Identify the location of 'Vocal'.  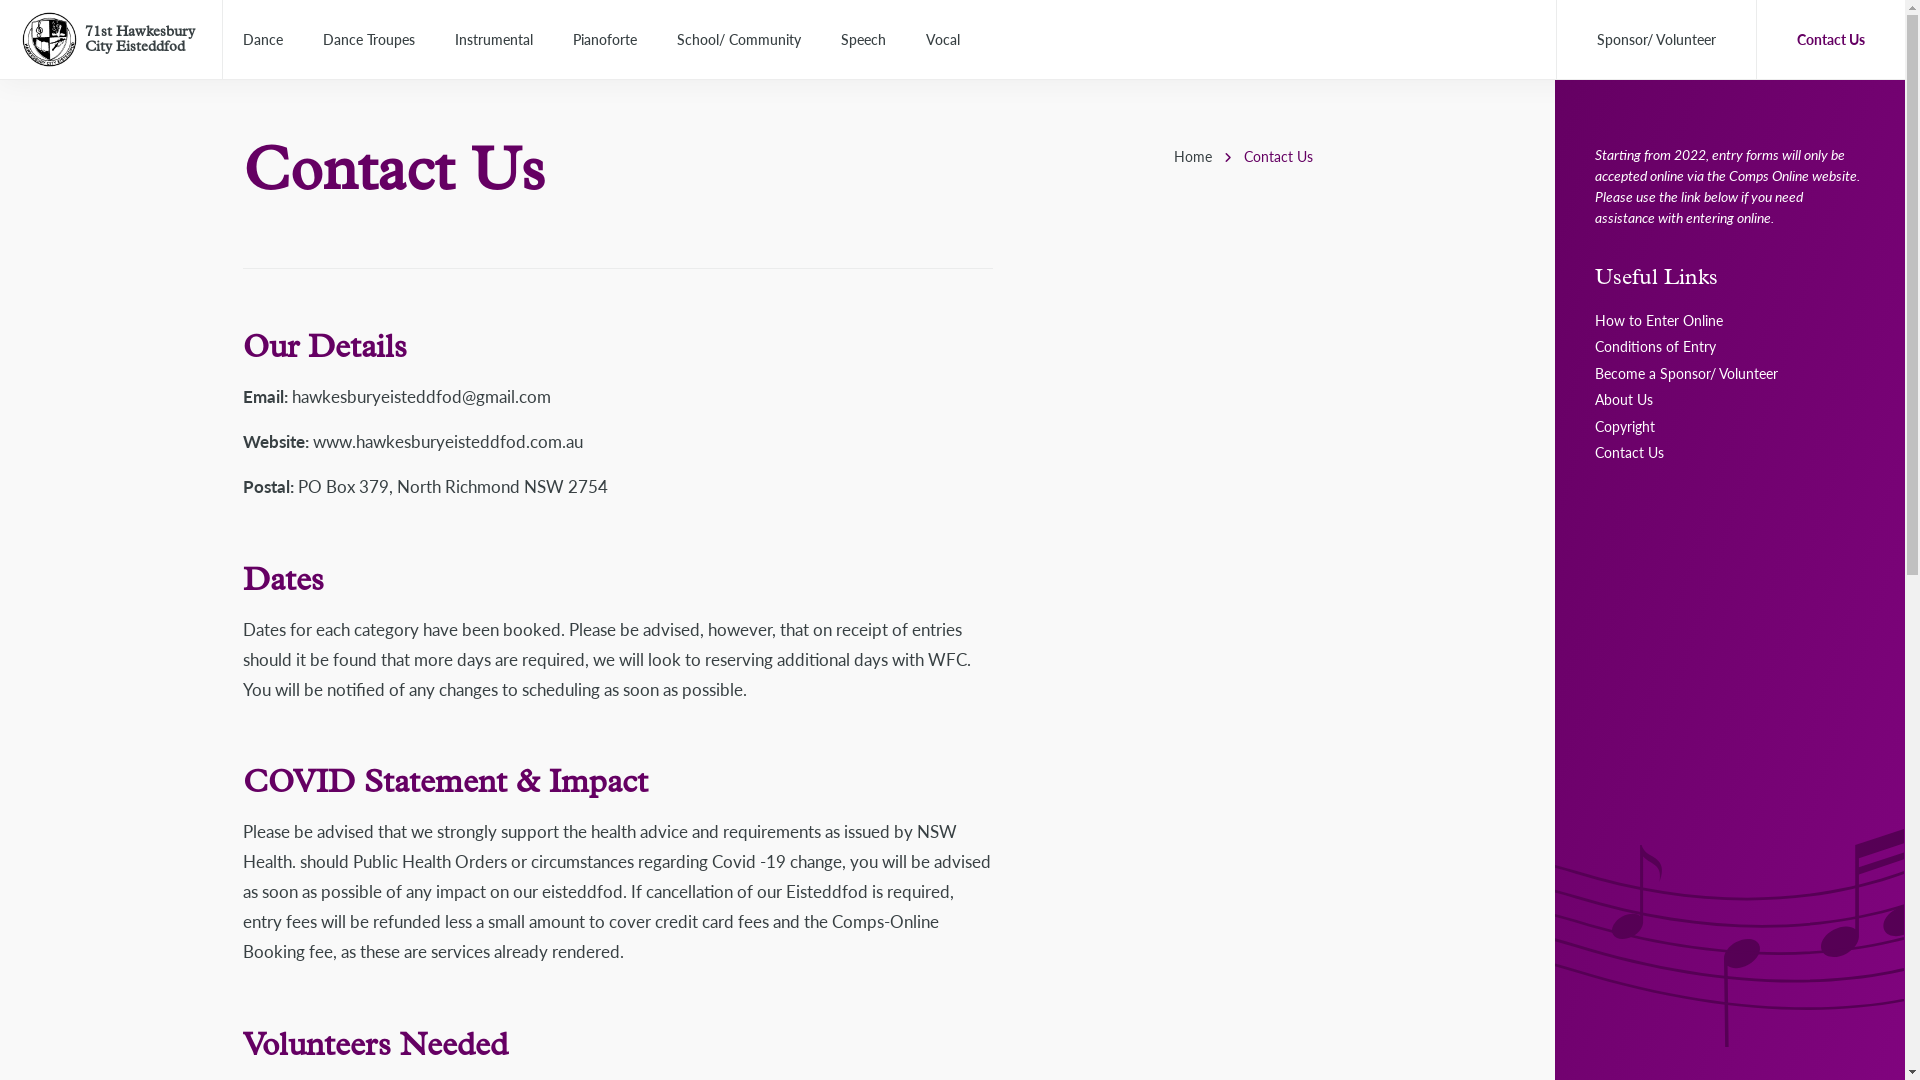
(941, 39).